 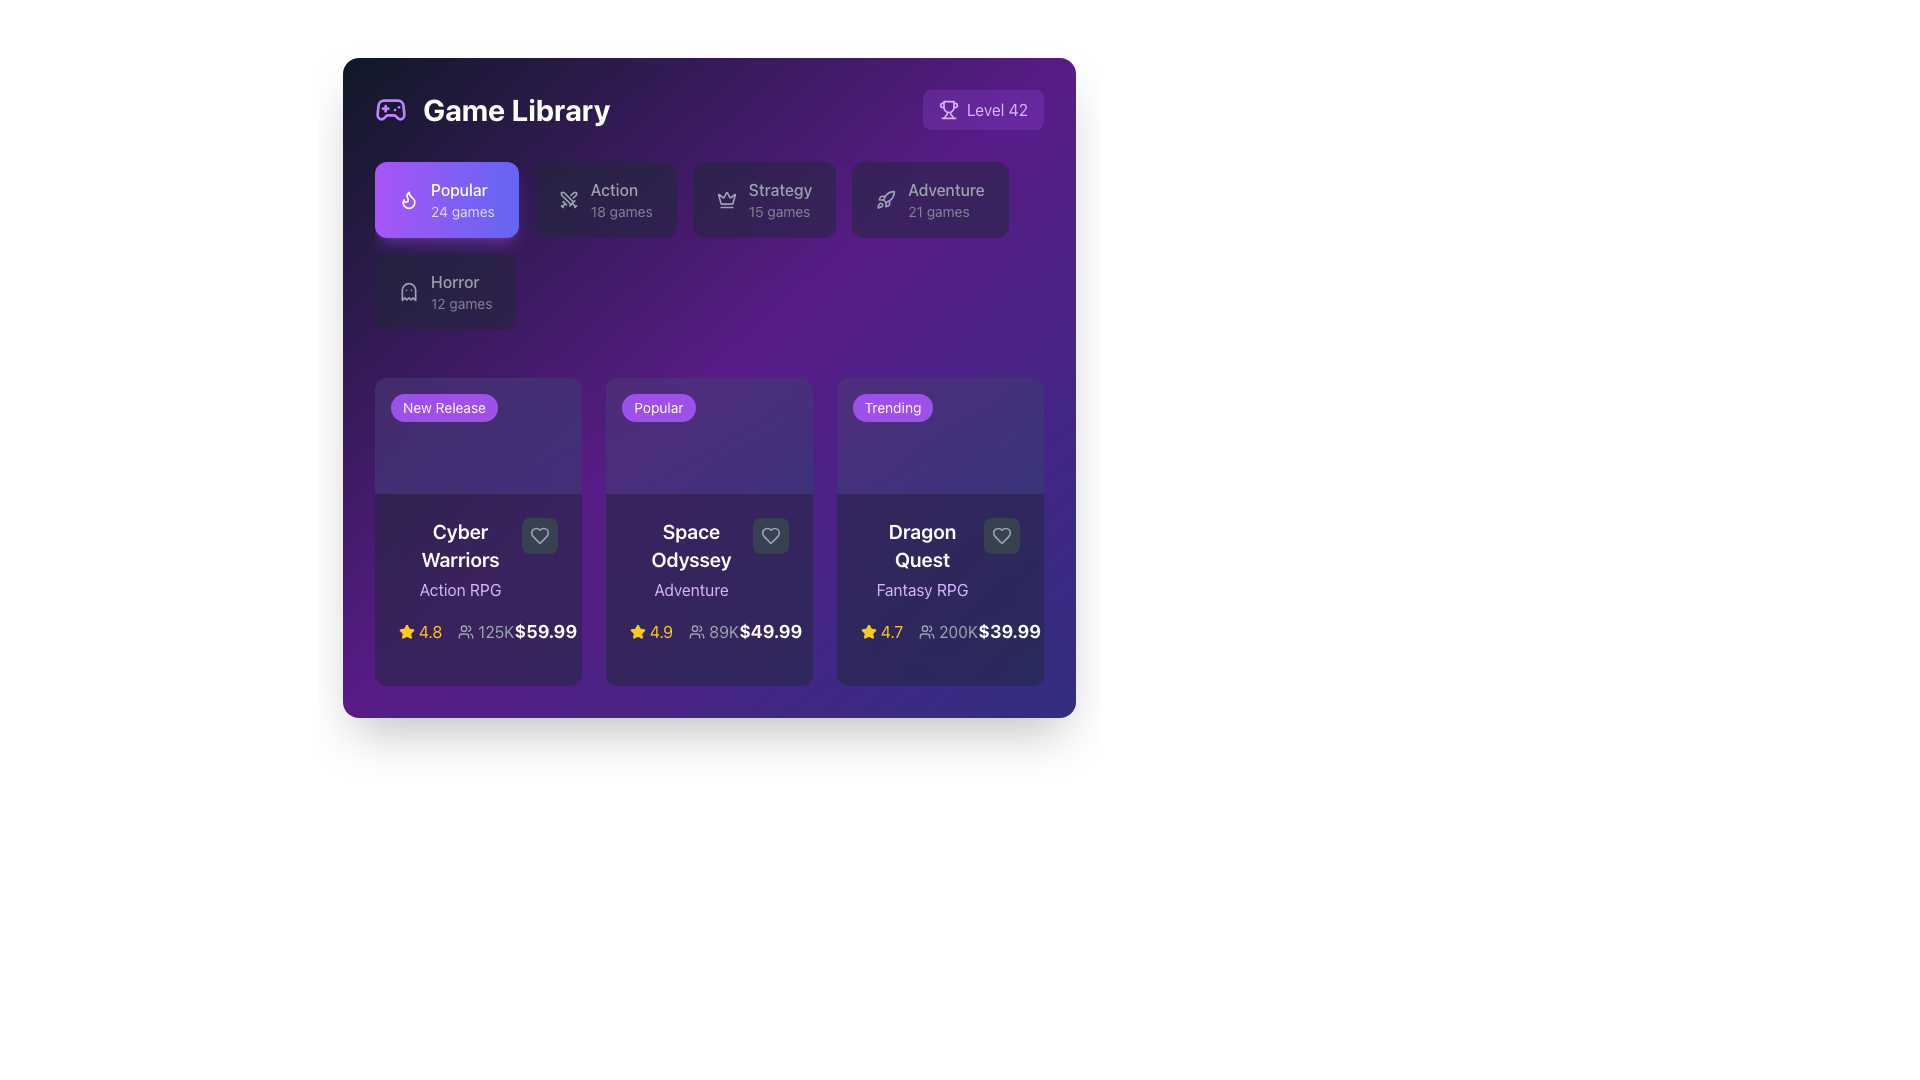 What do you see at coordinates (921, 546) in the screenshot?
I see `text of the title label that identifies the game title, positioned at the top of the card above the subtext 'Fantasy RPG'` at bounding box center [921, 546].